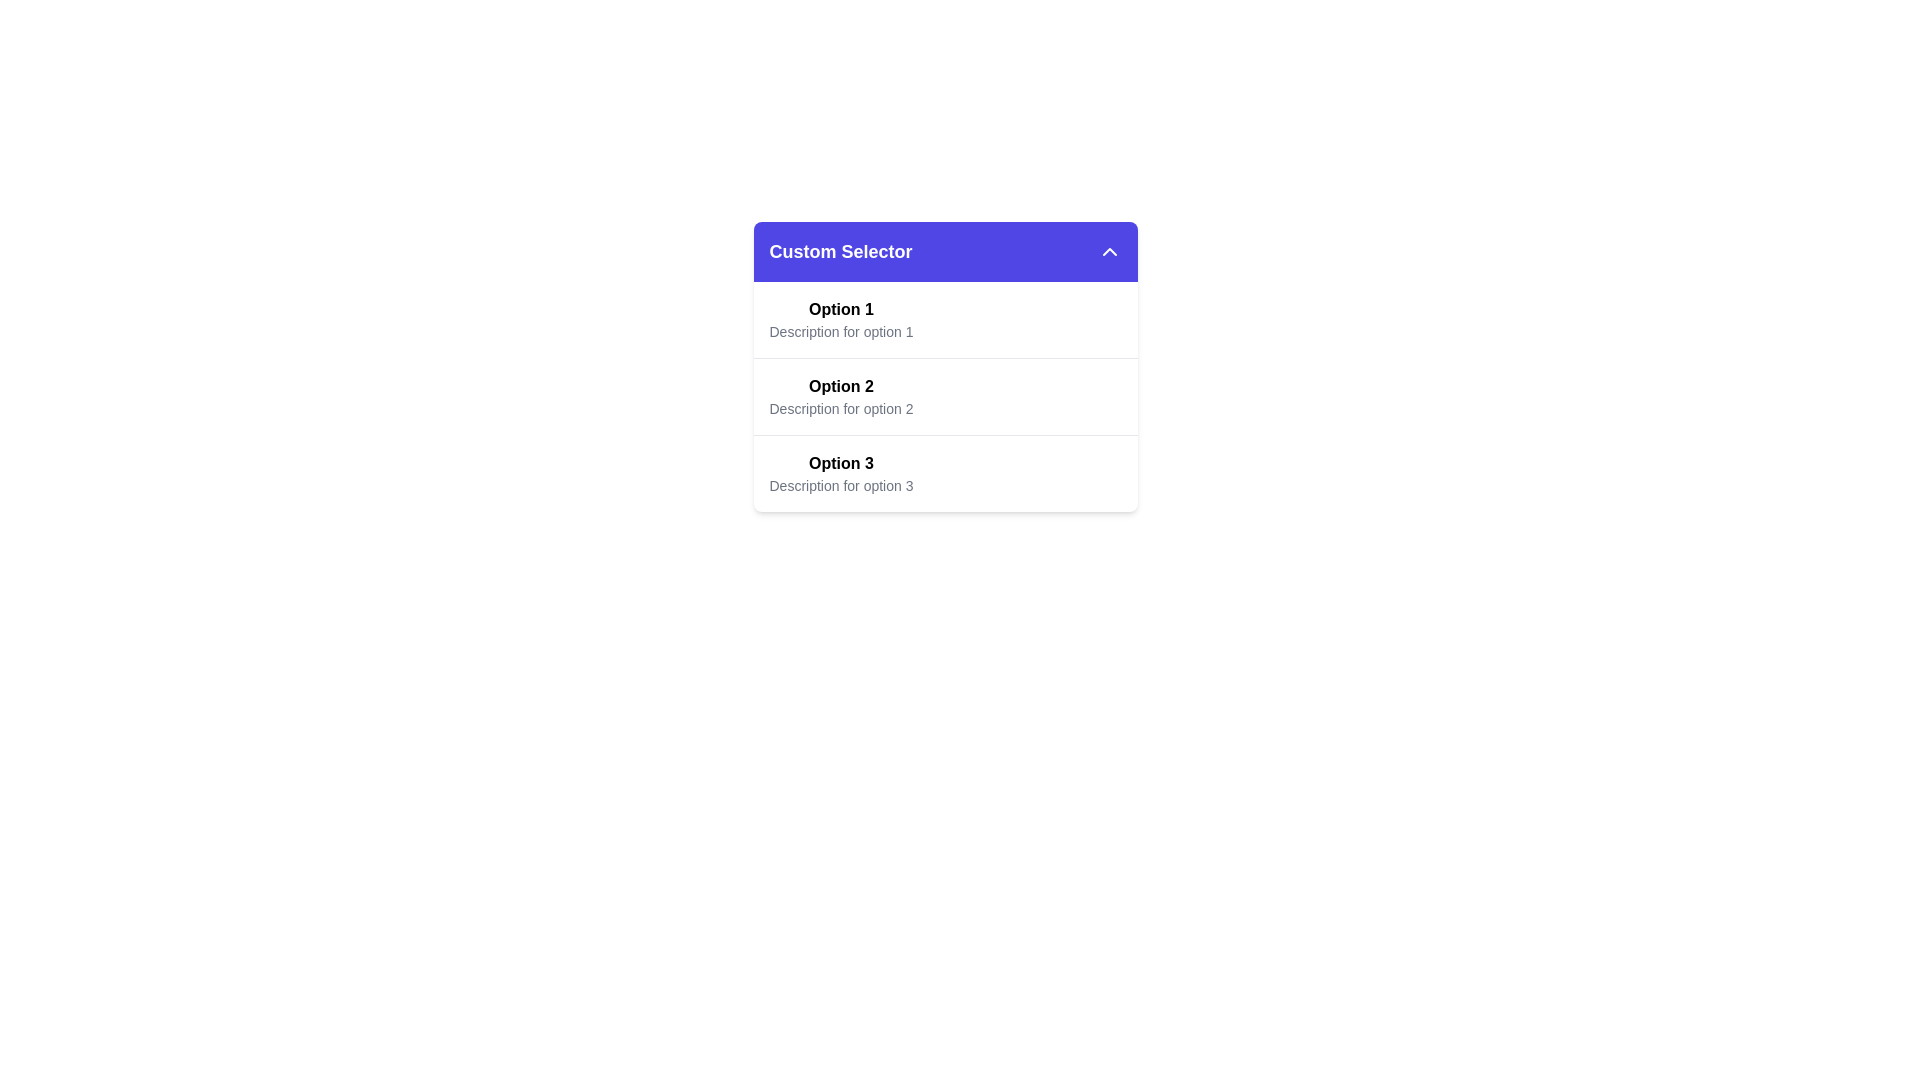 The height and width of the screenshot is (1080, 1920). Describe the element at coordinates (841, 309) in the screenshot. I see `text label displaying 'Option 1', which is bold and positioned above the description text 'Description for option 1' in the Custom Selector menu` at that location.